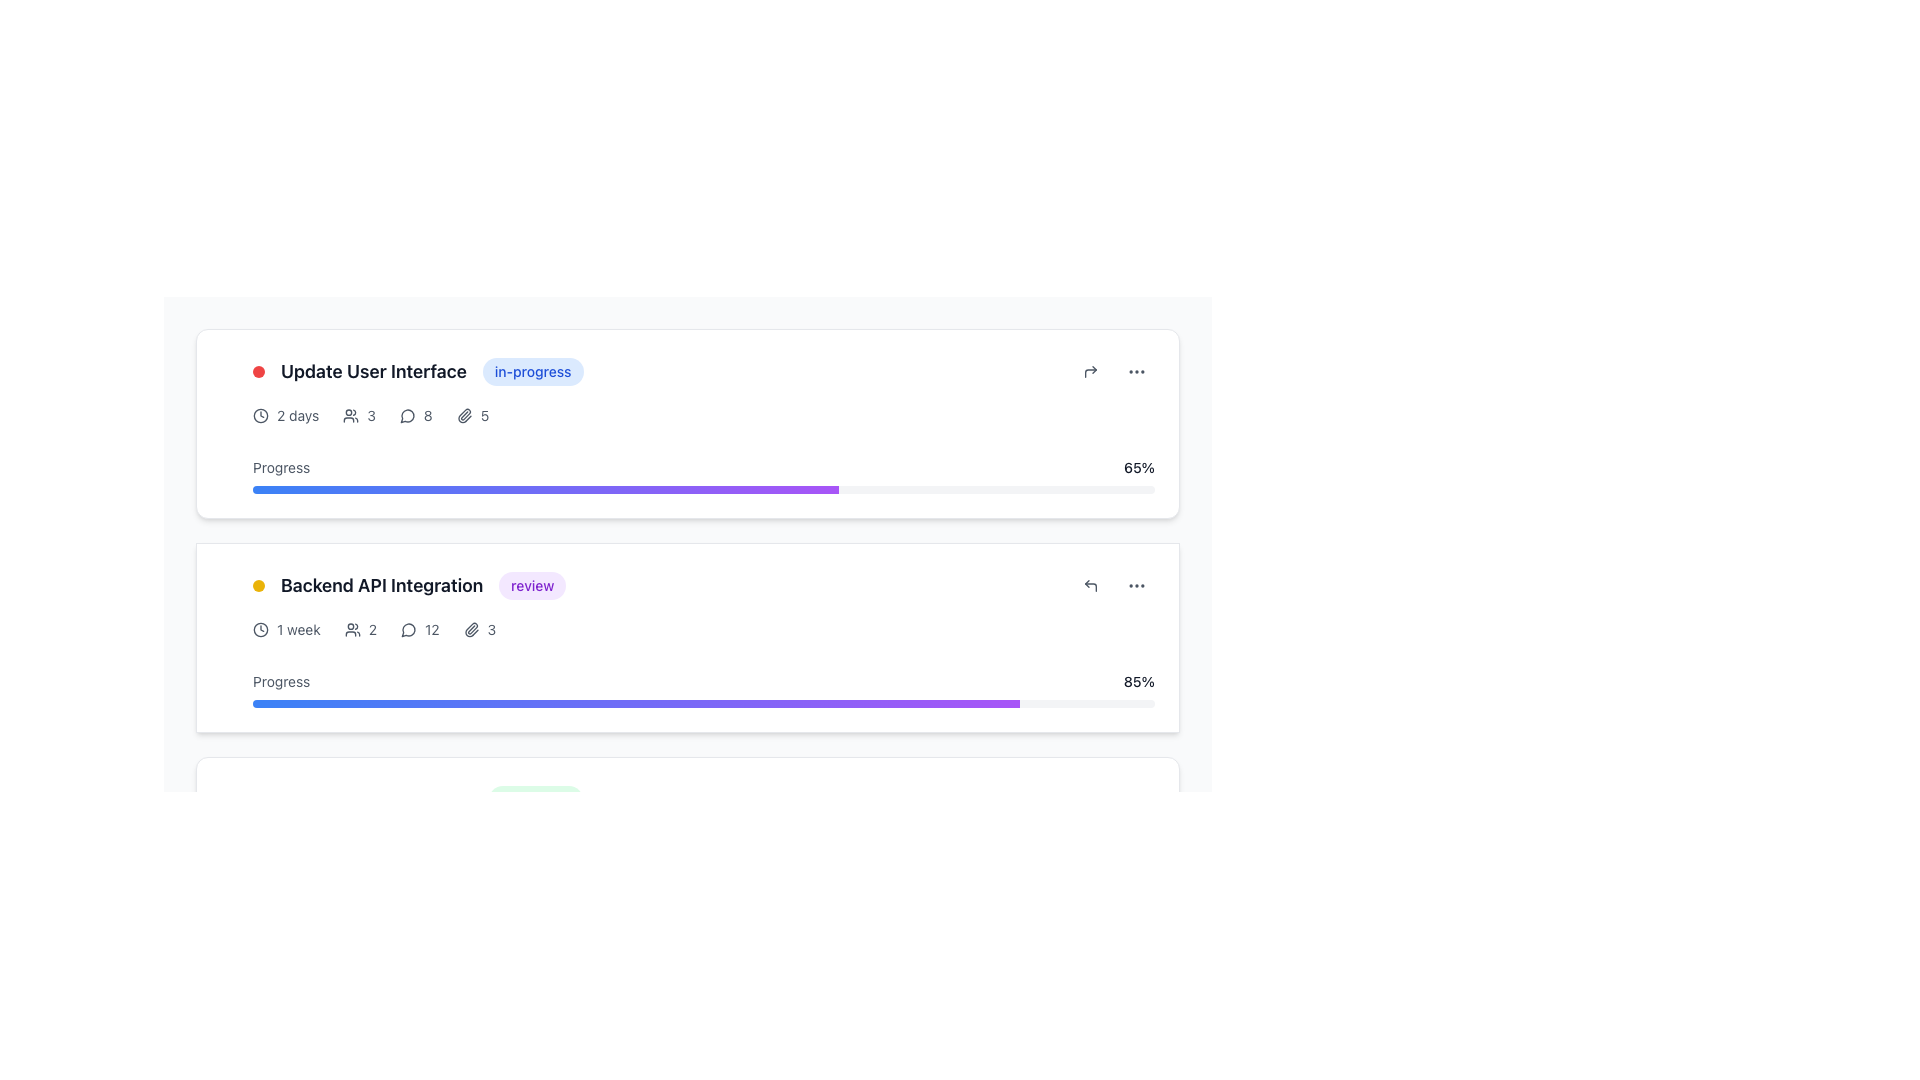 The height and width of the screenshot is (1080, 1920). I want to click on the icon-based button located in the top-right corner of the 'Backend API Integration' card to initiate the related action, so click(1089, 585).